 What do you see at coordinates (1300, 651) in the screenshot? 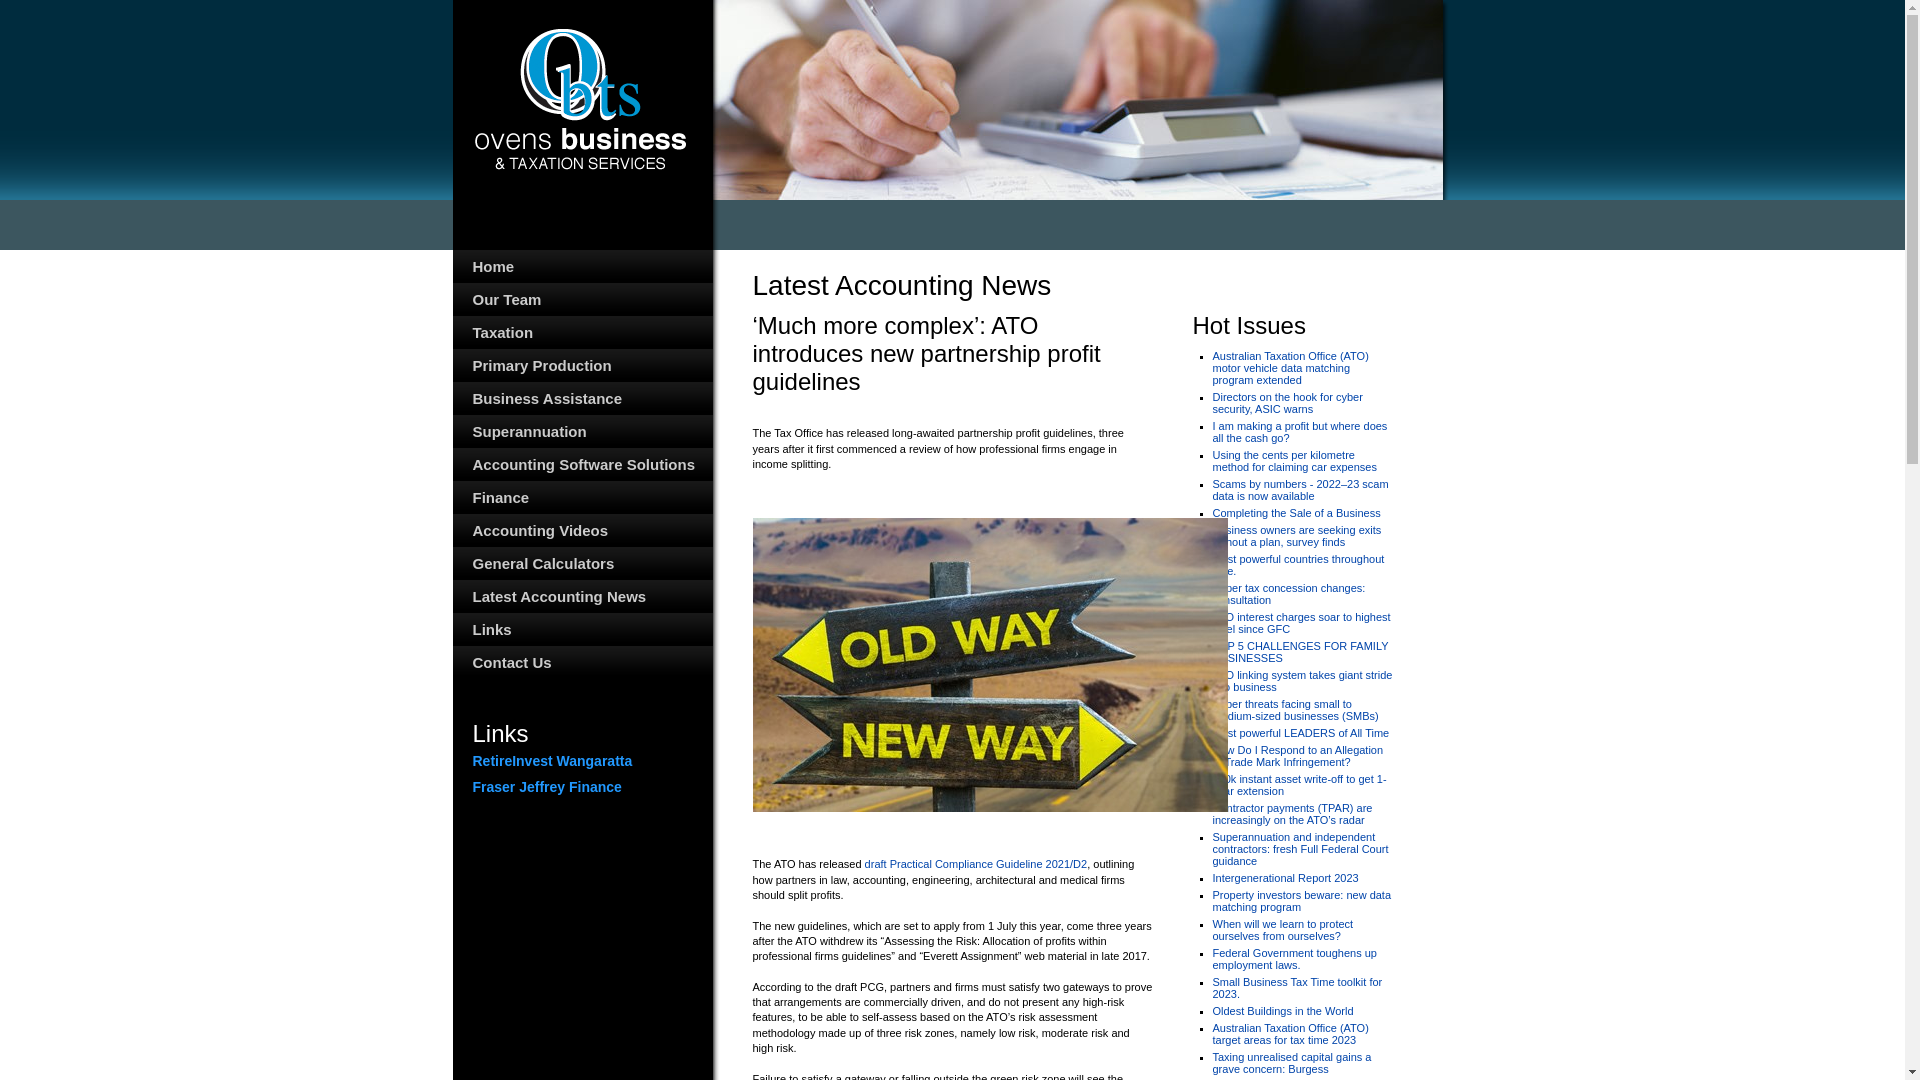
I see `'TOP 5 CHALLENGES FOR FAMILY BUSINESSES'` at bounding box center [1300, 651].